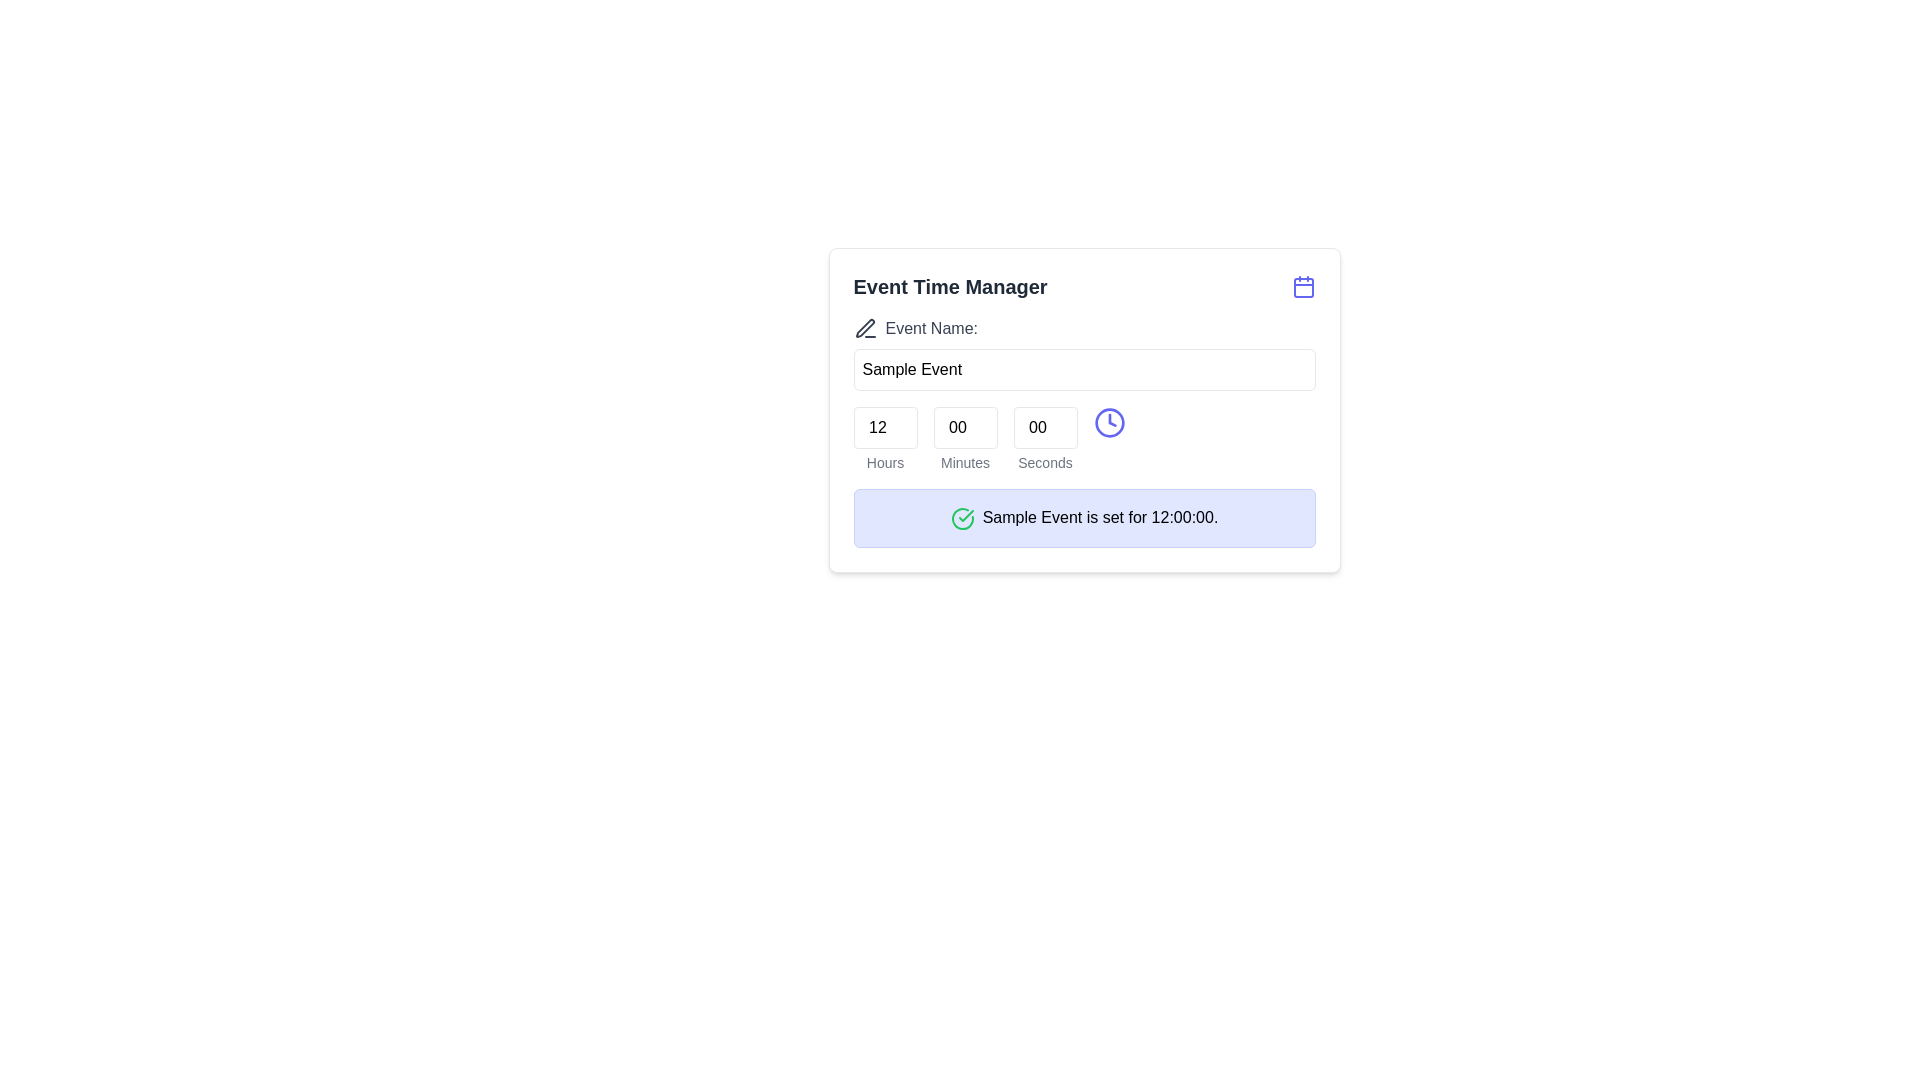 Image resolution: width=1920 pixels, height=1080 pixels. What do you see at coordinates (1083, 517) in the screenshot?
I see `within the interactive Notification box located at the bottom of the 'Event Time Manager' card, which contains a green checkmark icon and the text 'Sample Event is set for 12:00:00.'` at bounding box center [1083, 517].